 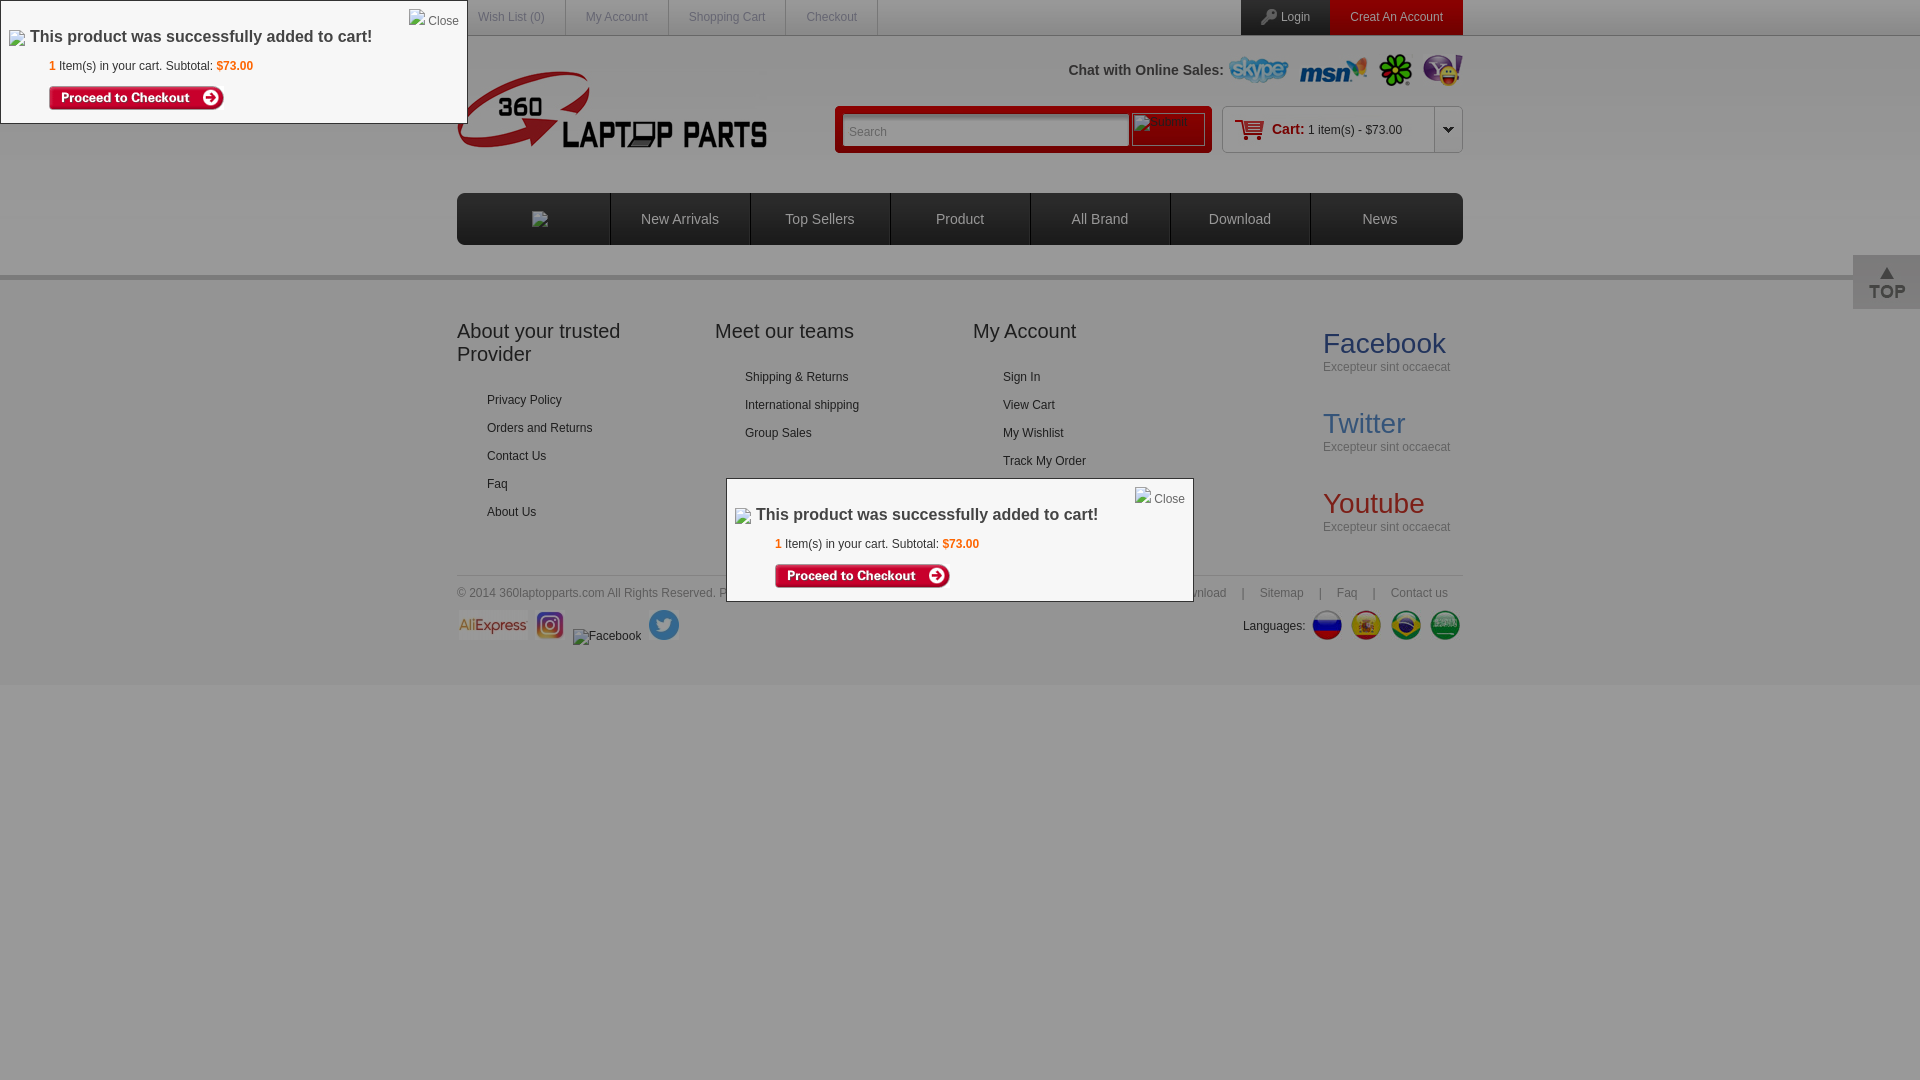 What do you see at coordinates (1395, 16) in the screenshot?
I see `'Creat An Account'` at bounding box center [1395, 16].